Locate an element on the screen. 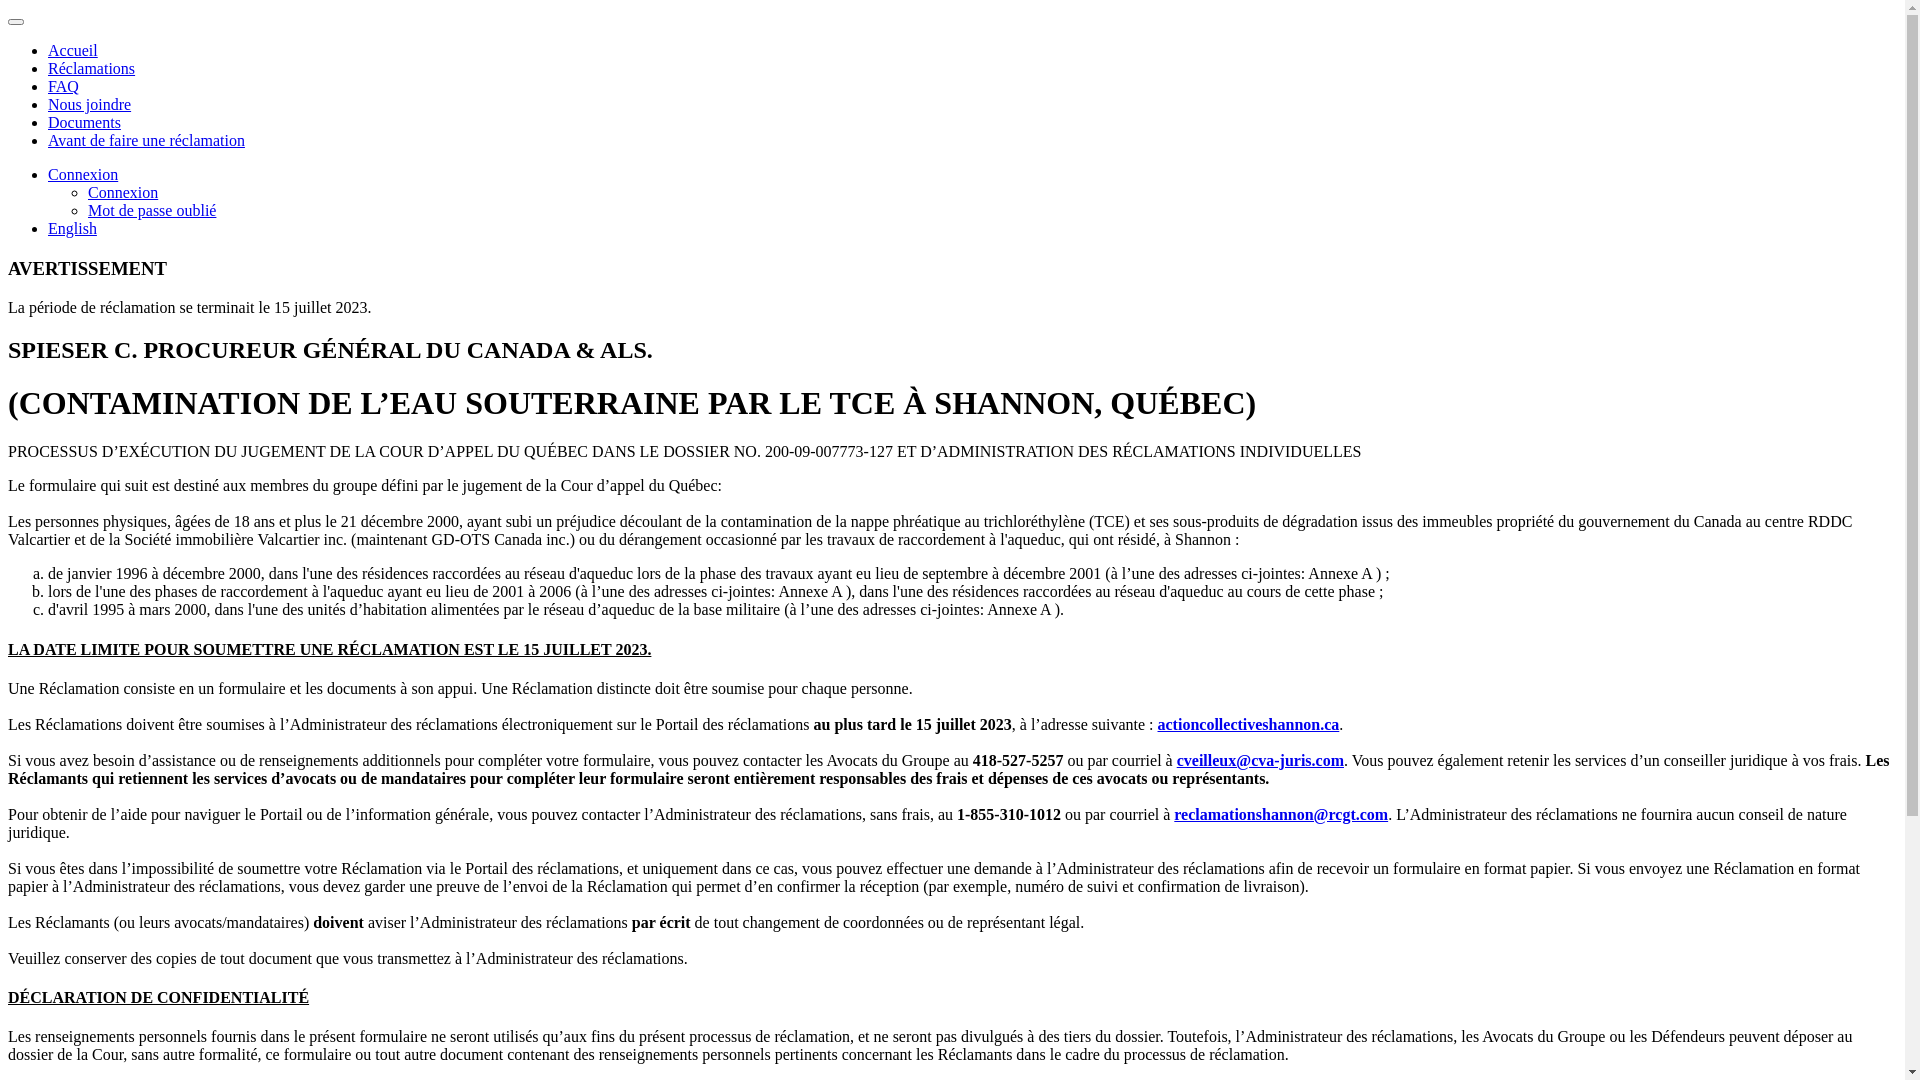  'actioncollectiveshannon.ca' is located at coordinates (1247, 724).